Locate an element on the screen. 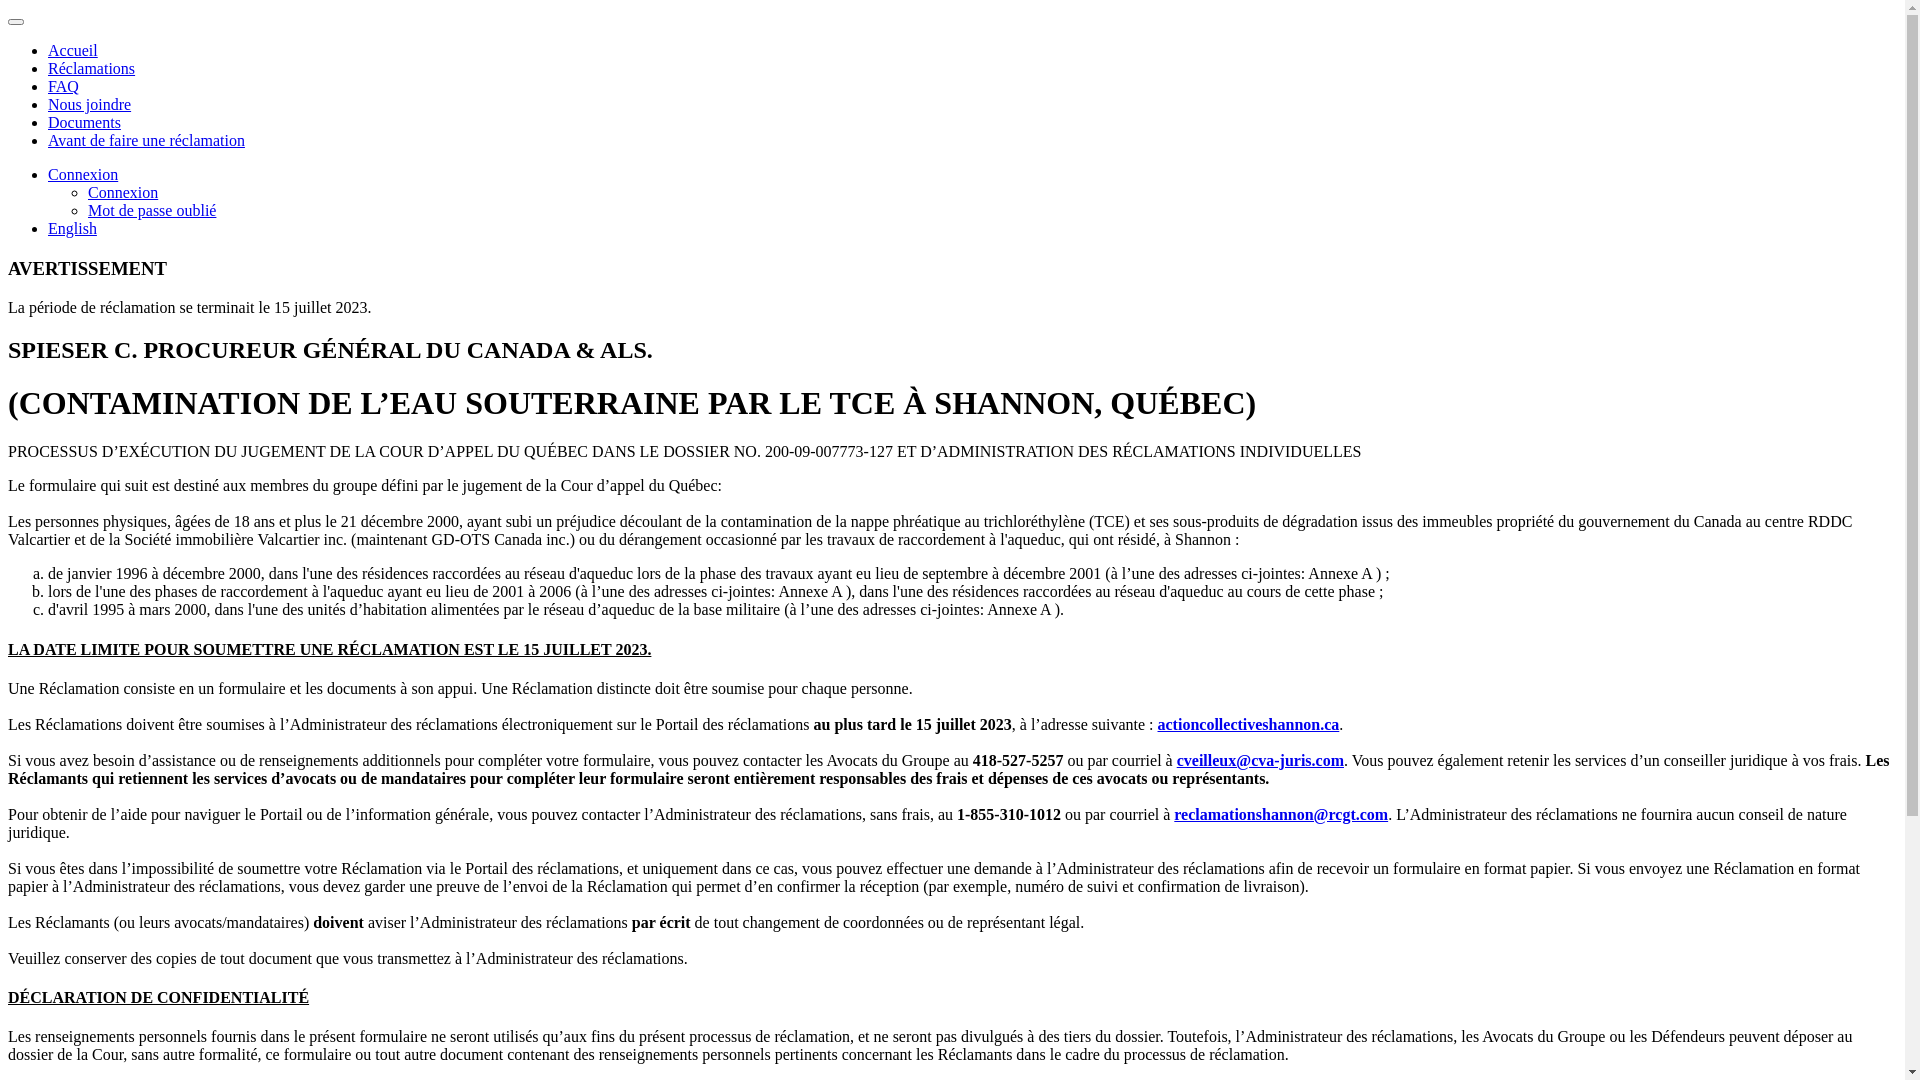  'actioncollectiveshannon.ca' is located at coordinates (1247, 724).